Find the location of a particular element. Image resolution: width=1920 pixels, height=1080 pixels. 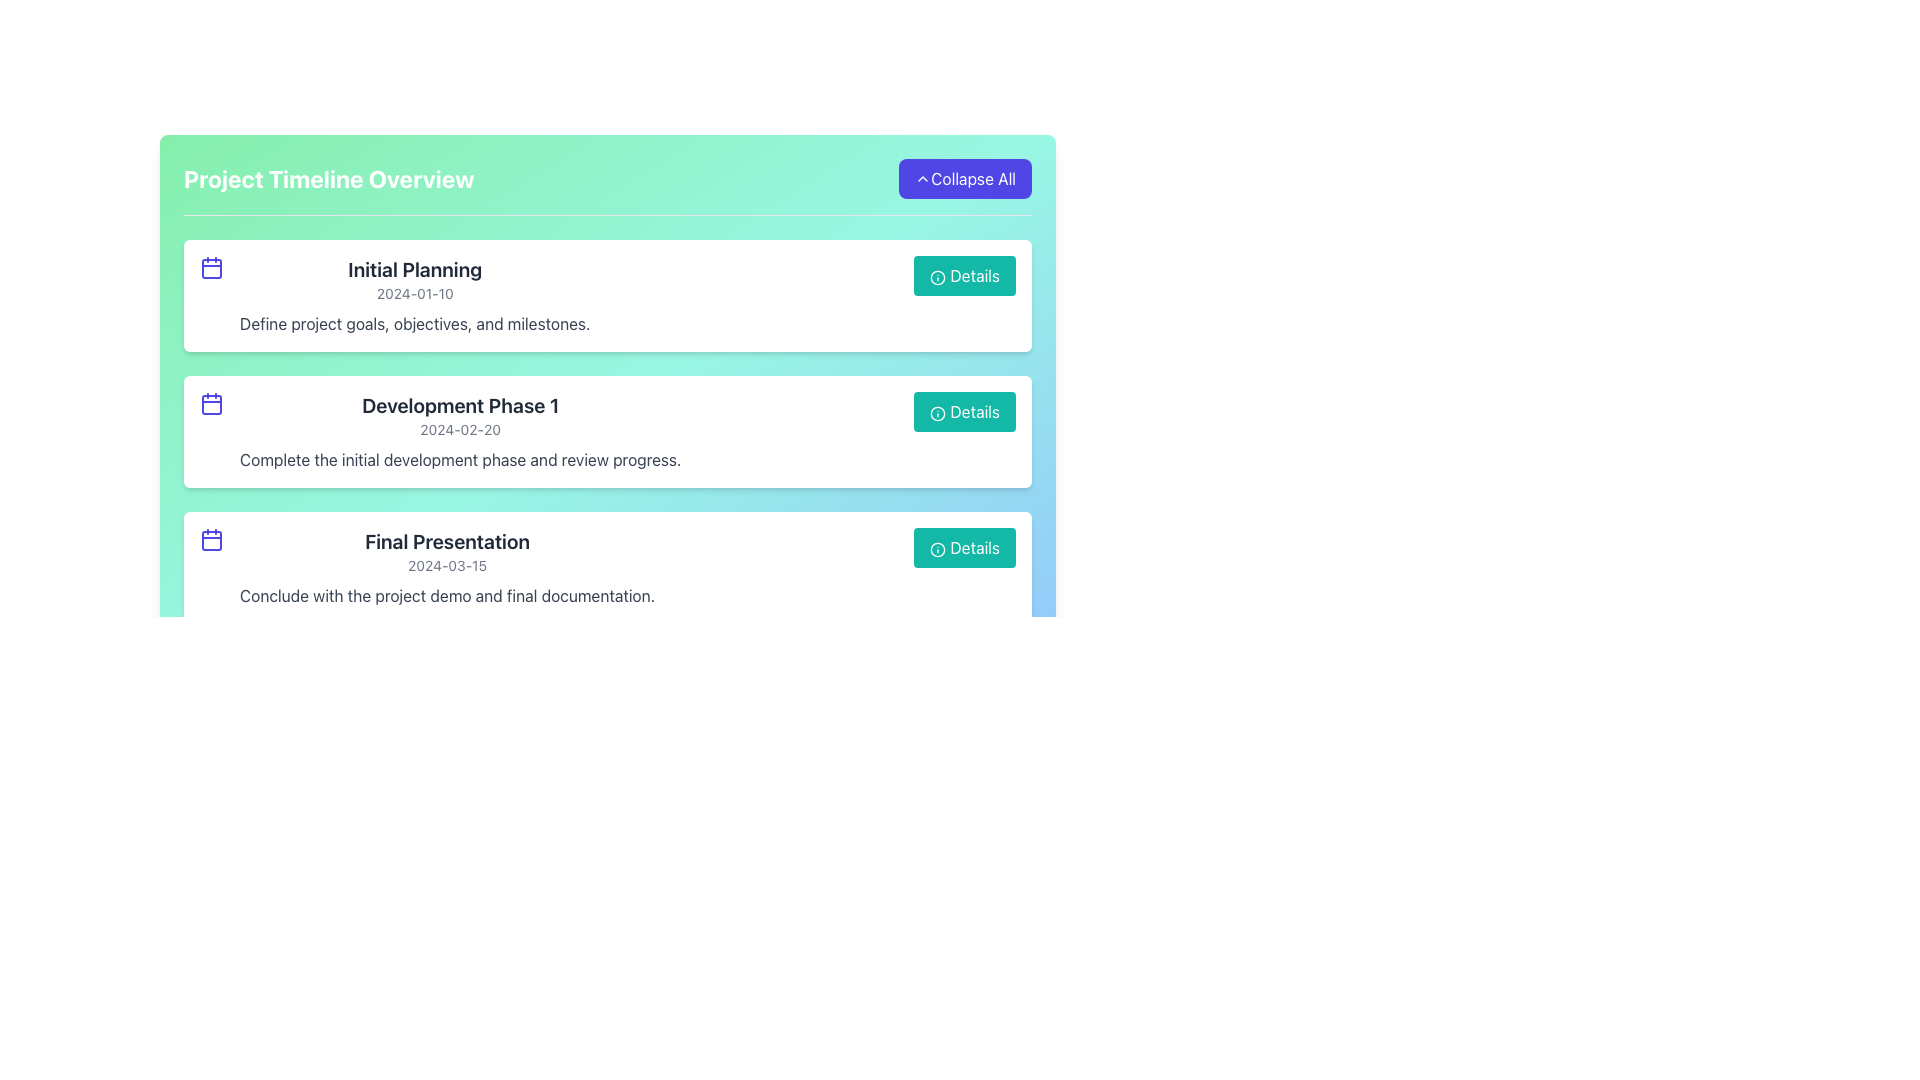

the button that provides additional information for the 'Initial Planning' task, located on the right side of the 'Project Timeline Overview' section is located at coordinates (965, 276).